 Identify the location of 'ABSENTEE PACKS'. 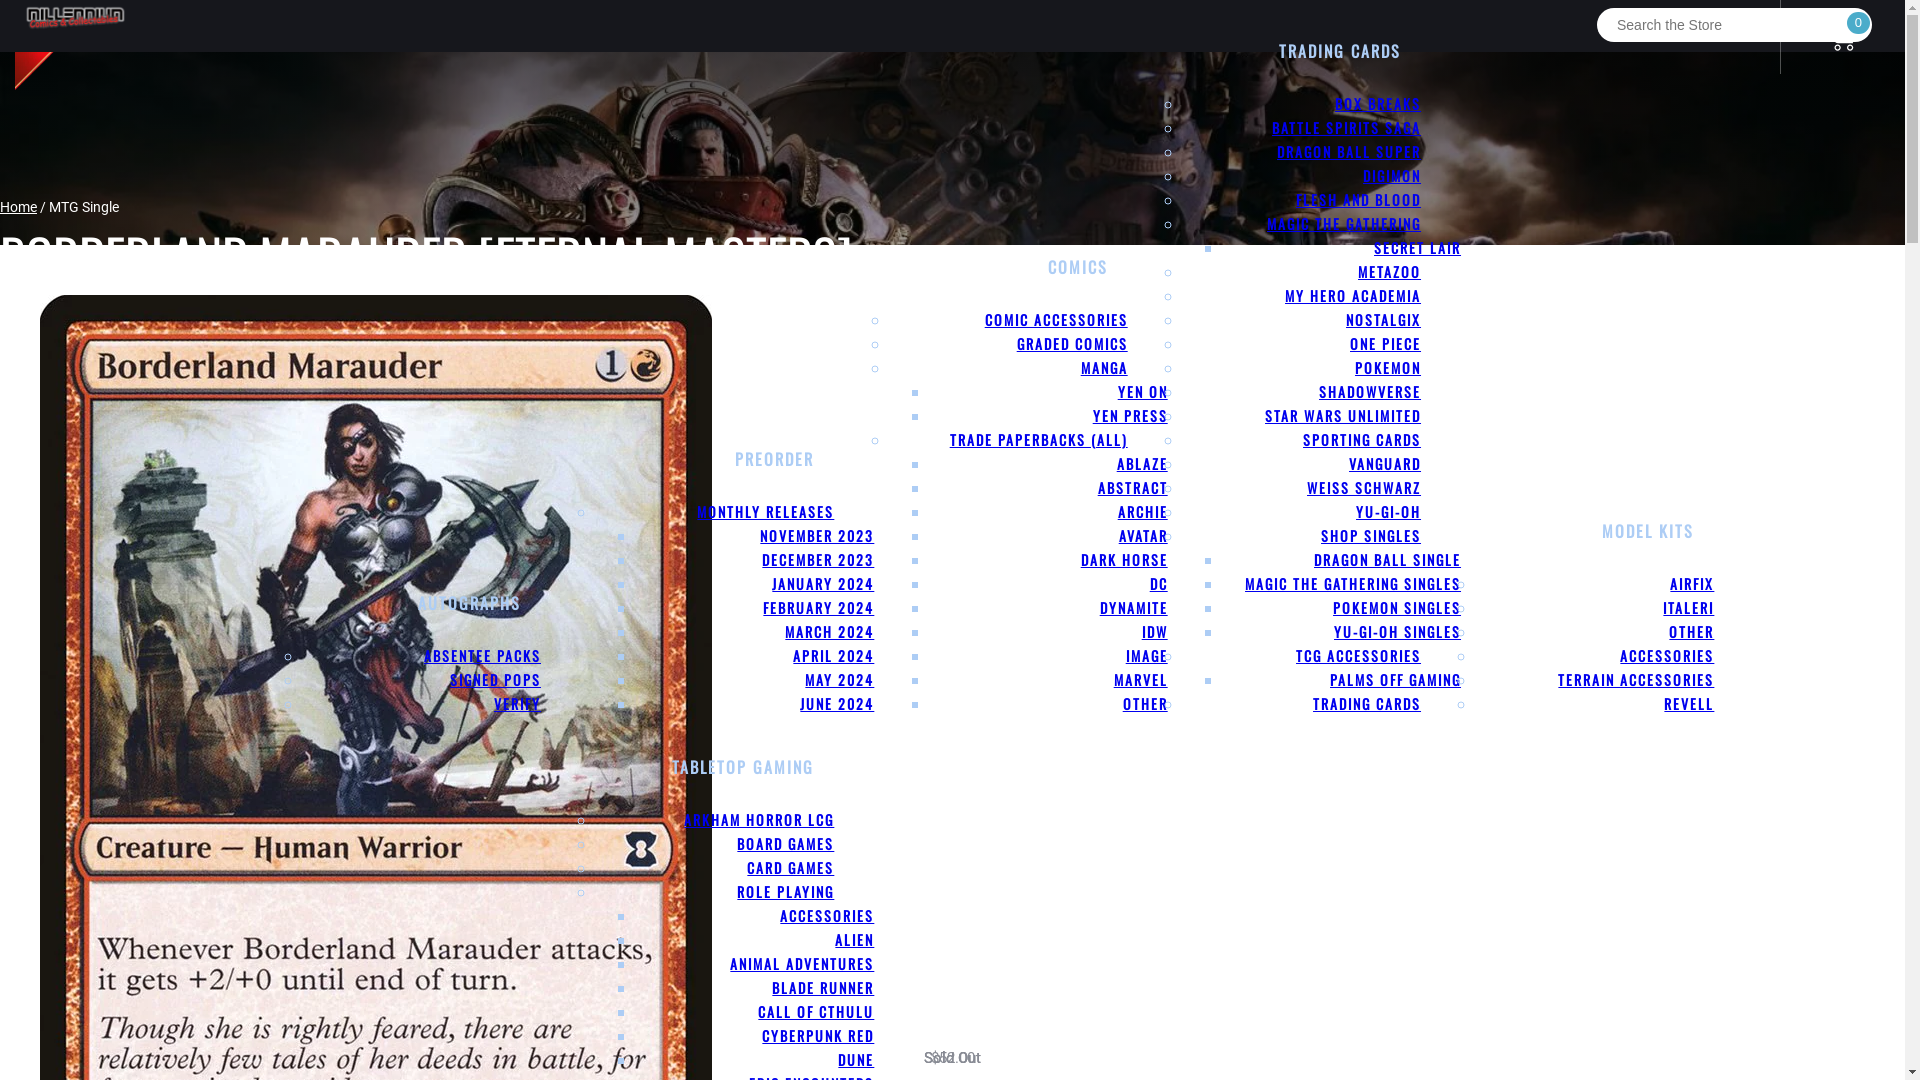
(482, 655).